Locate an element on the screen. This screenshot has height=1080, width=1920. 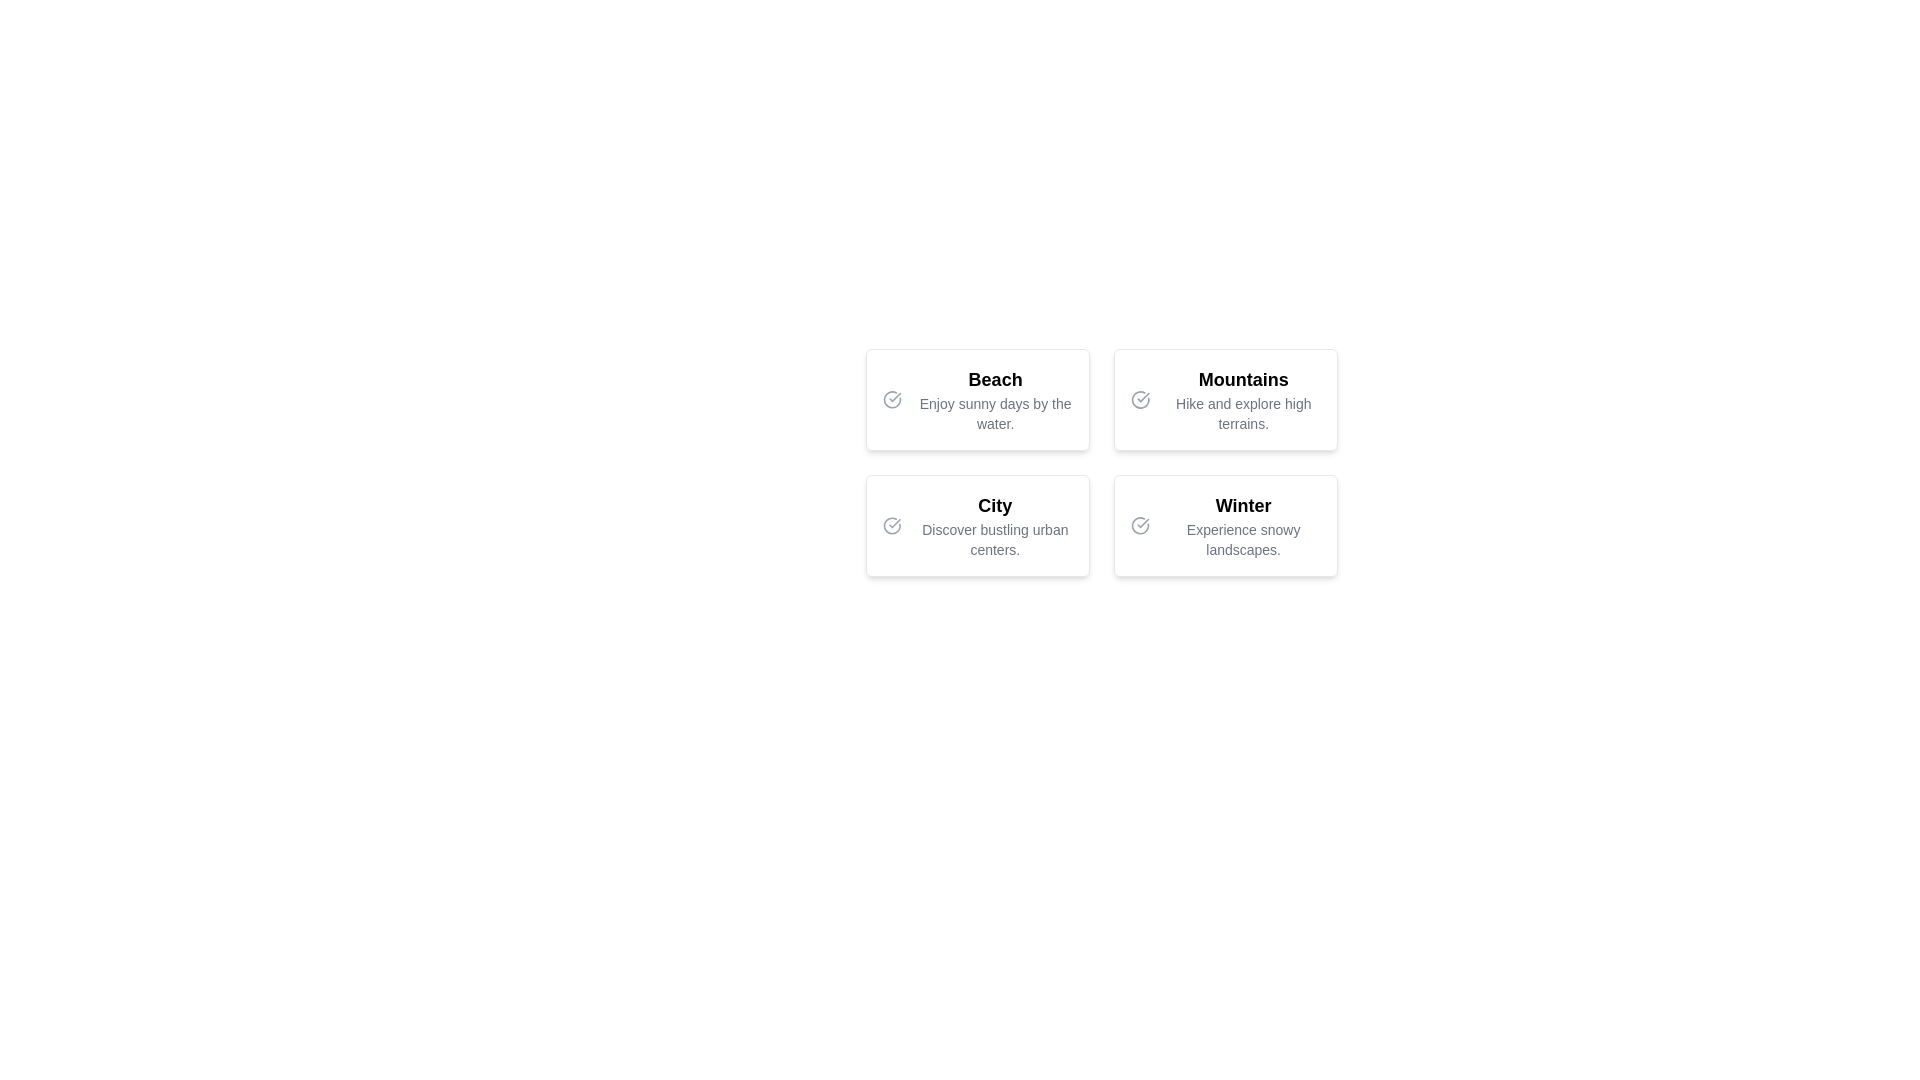
the Text Display element that describes options related to 'Mountains', located in the top right corner of a card layout is located at coordinates (1242, 400).